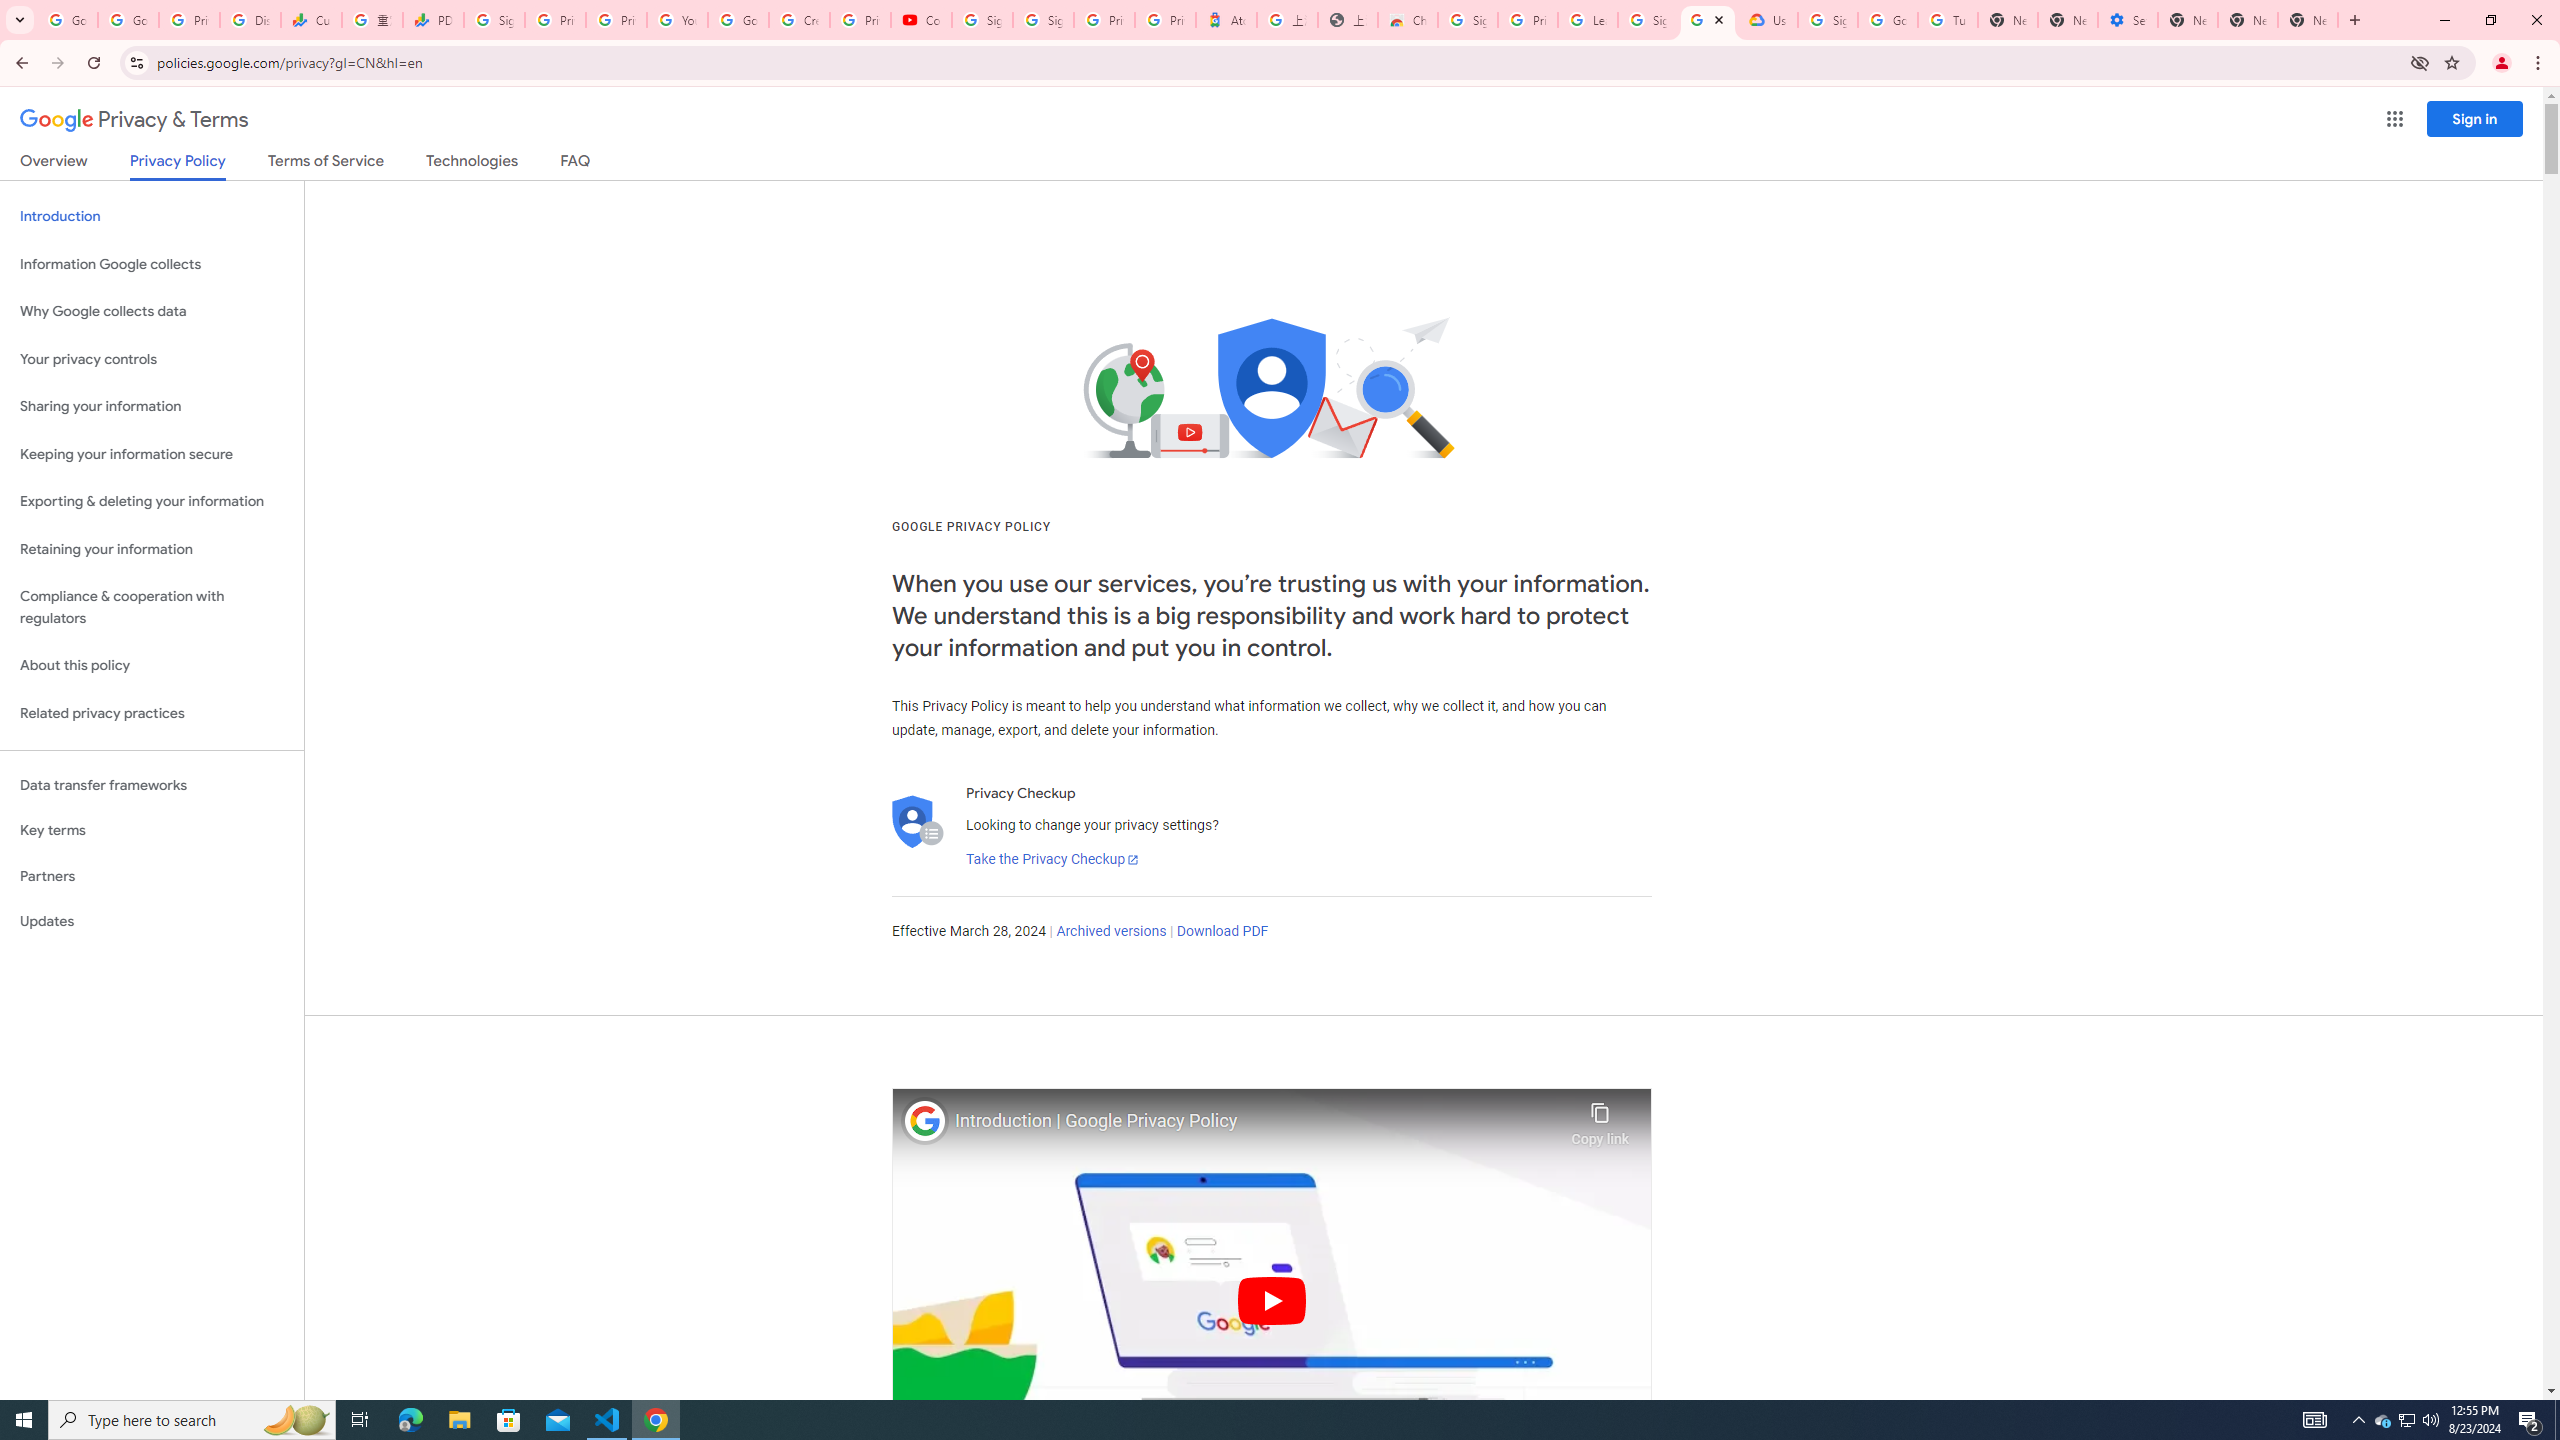 The height and width of the screenshot is (1440, 2560). Describe the element at coordinates (151, 830) in the screenshot. I see `'Key terms'` at that location.